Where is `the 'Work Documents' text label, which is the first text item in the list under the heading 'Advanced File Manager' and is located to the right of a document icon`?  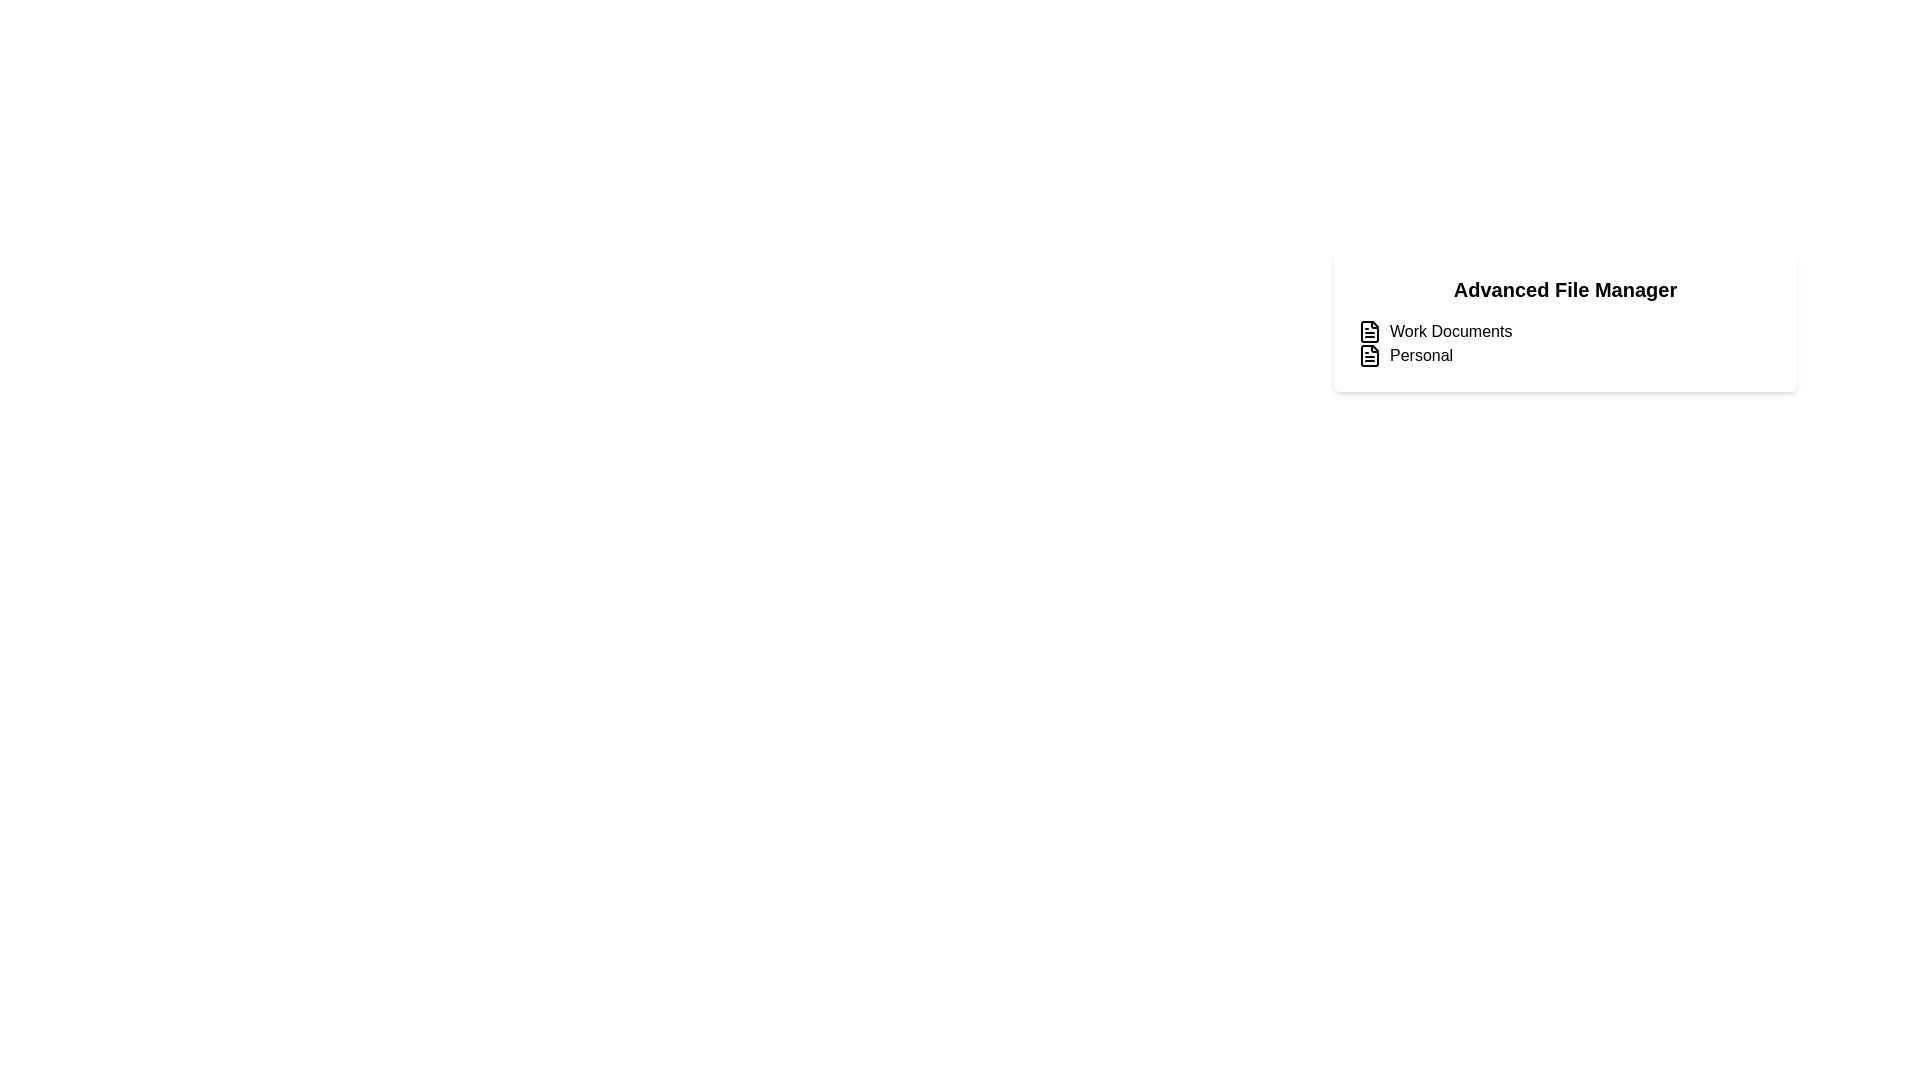 the 'Work Documents' text label, which is the first text item in the list under the heading 'Advanced File Manager' and is located to the right of a document icon is located at coordinates (1451, 330).